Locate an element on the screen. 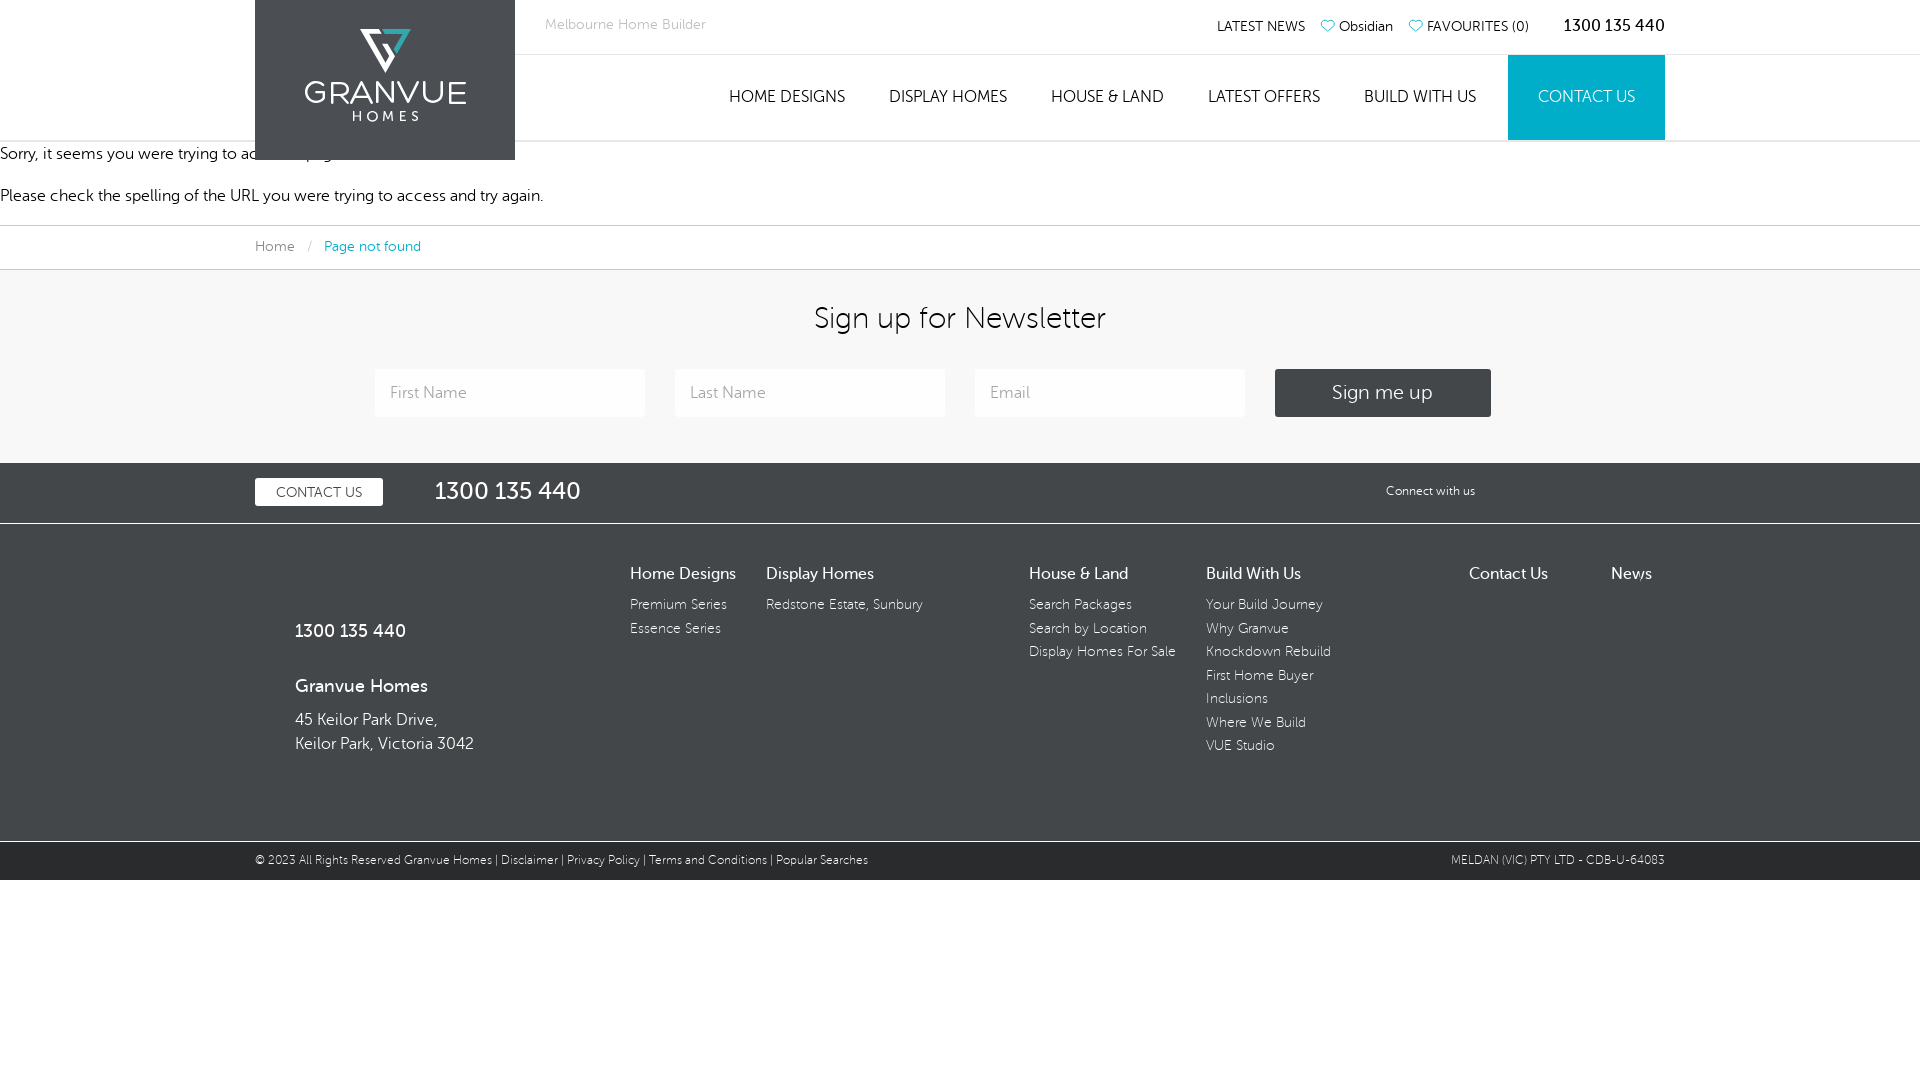 The image size is (1920, 1080). 'Popular Searches' is located at coordinates (821, 859).